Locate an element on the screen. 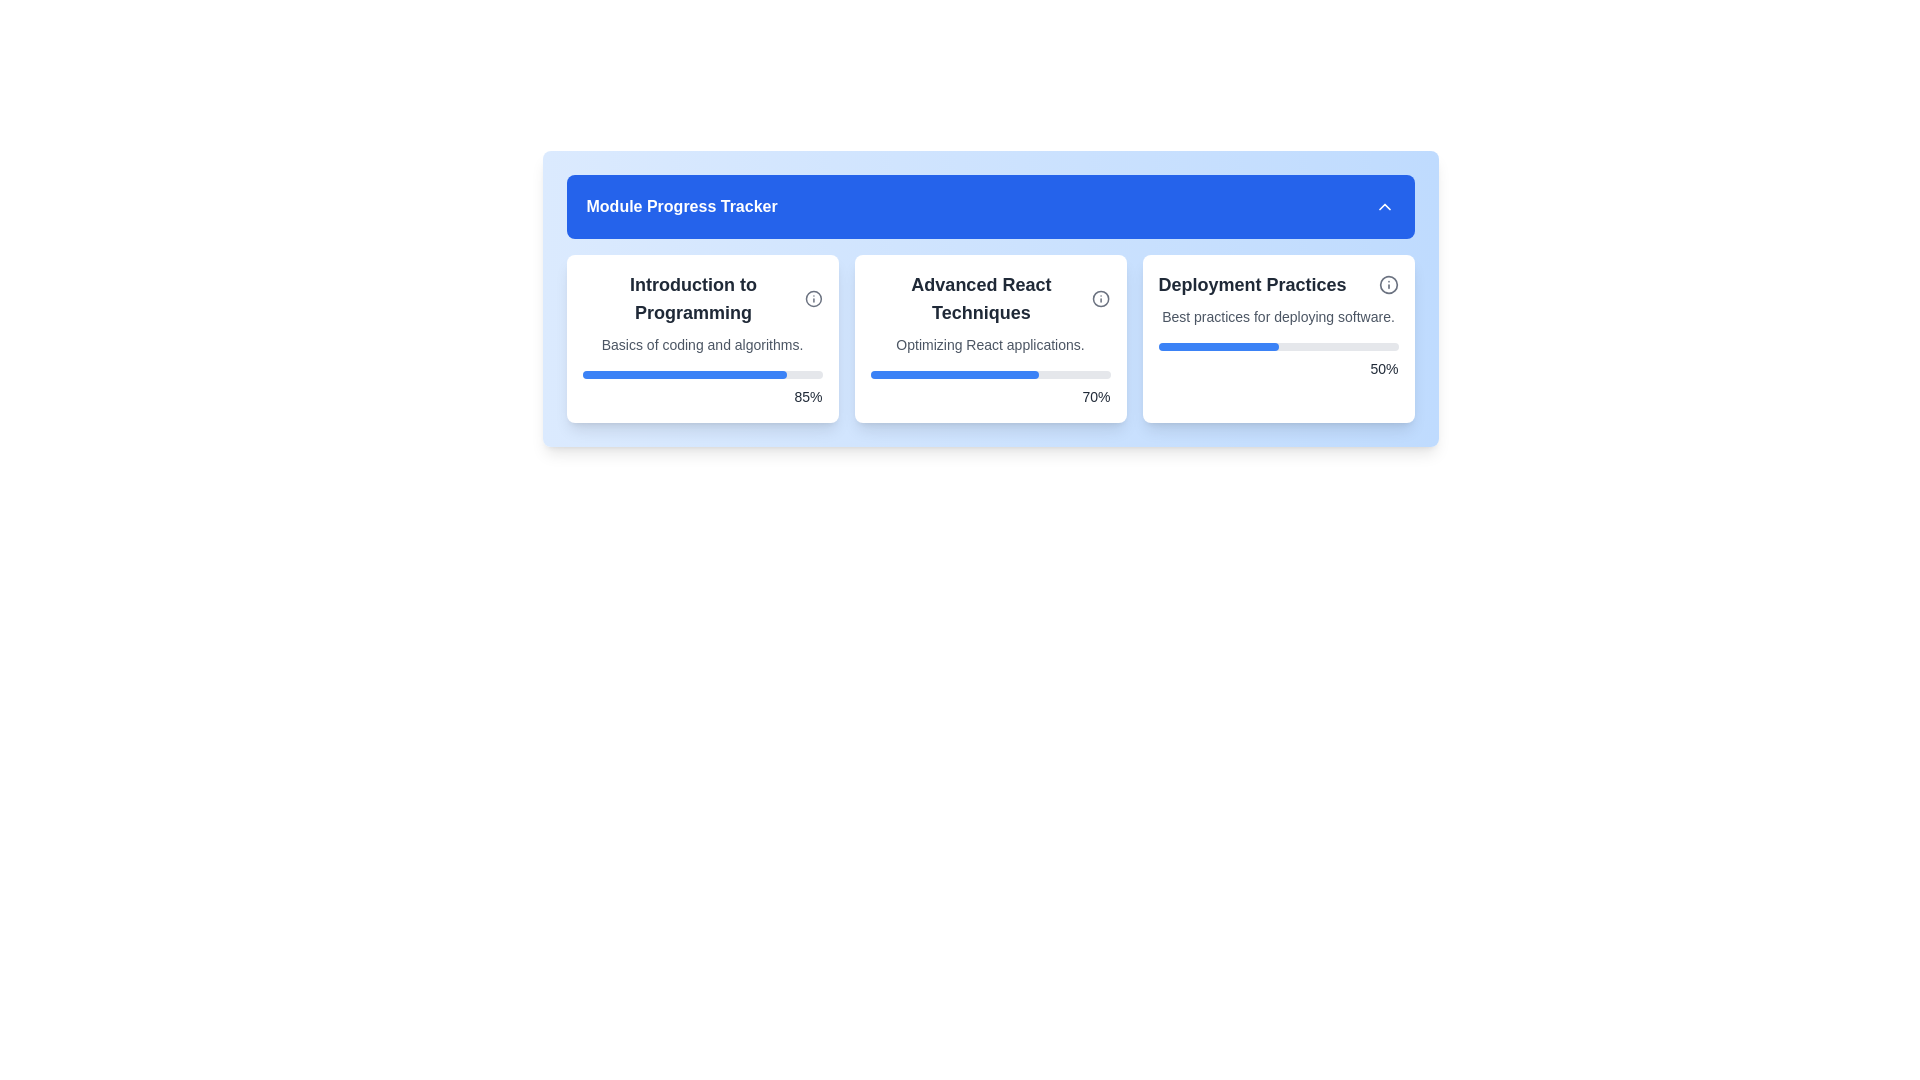  the static text element displaying 'Optimizing React applications.' which is positioned beneath the title 'Advanced React Techniques' in the middle card of a three-card layout is located at coordinates (990, 343).